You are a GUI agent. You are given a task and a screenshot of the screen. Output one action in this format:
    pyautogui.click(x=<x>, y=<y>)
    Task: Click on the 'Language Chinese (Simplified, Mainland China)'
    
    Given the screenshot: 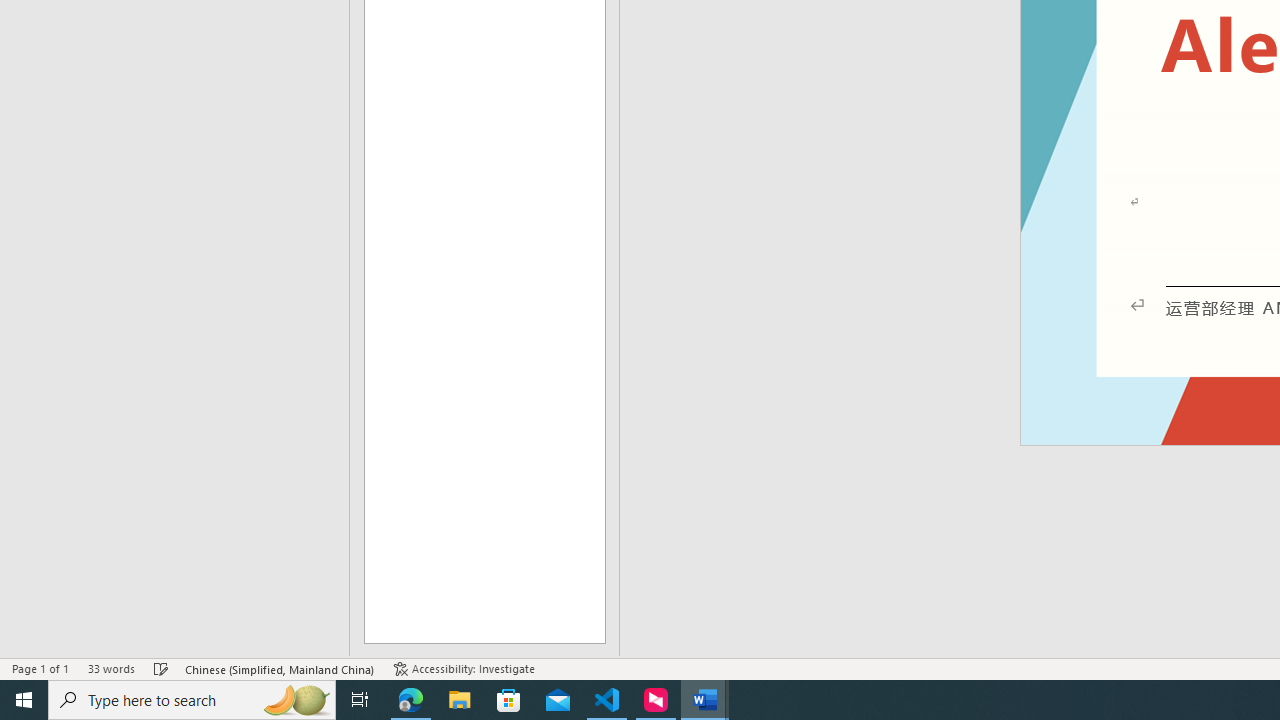 What is the action you would take?
    pyautogui.click(x=279, y=669)
    